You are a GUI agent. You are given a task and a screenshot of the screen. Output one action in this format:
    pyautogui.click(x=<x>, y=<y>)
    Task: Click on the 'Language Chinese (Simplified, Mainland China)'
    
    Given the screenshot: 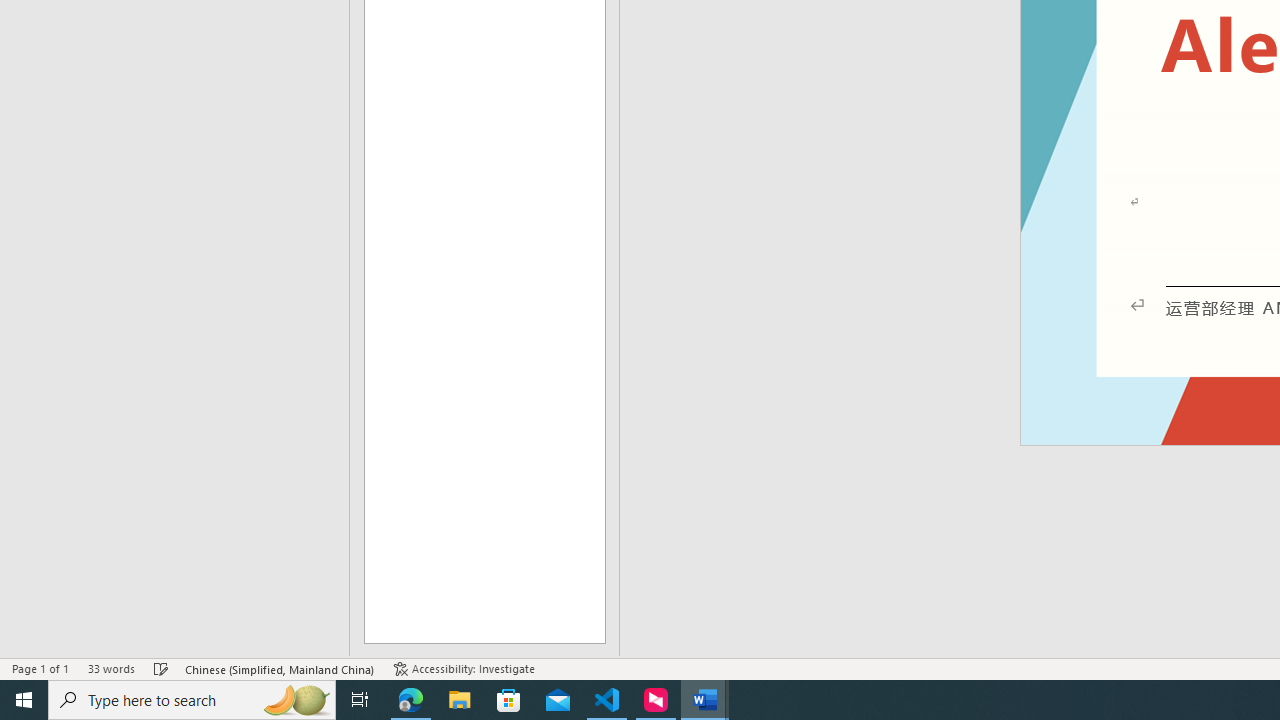 What is the action you would take?
    pyautogui.click(x=279, y=669)
    